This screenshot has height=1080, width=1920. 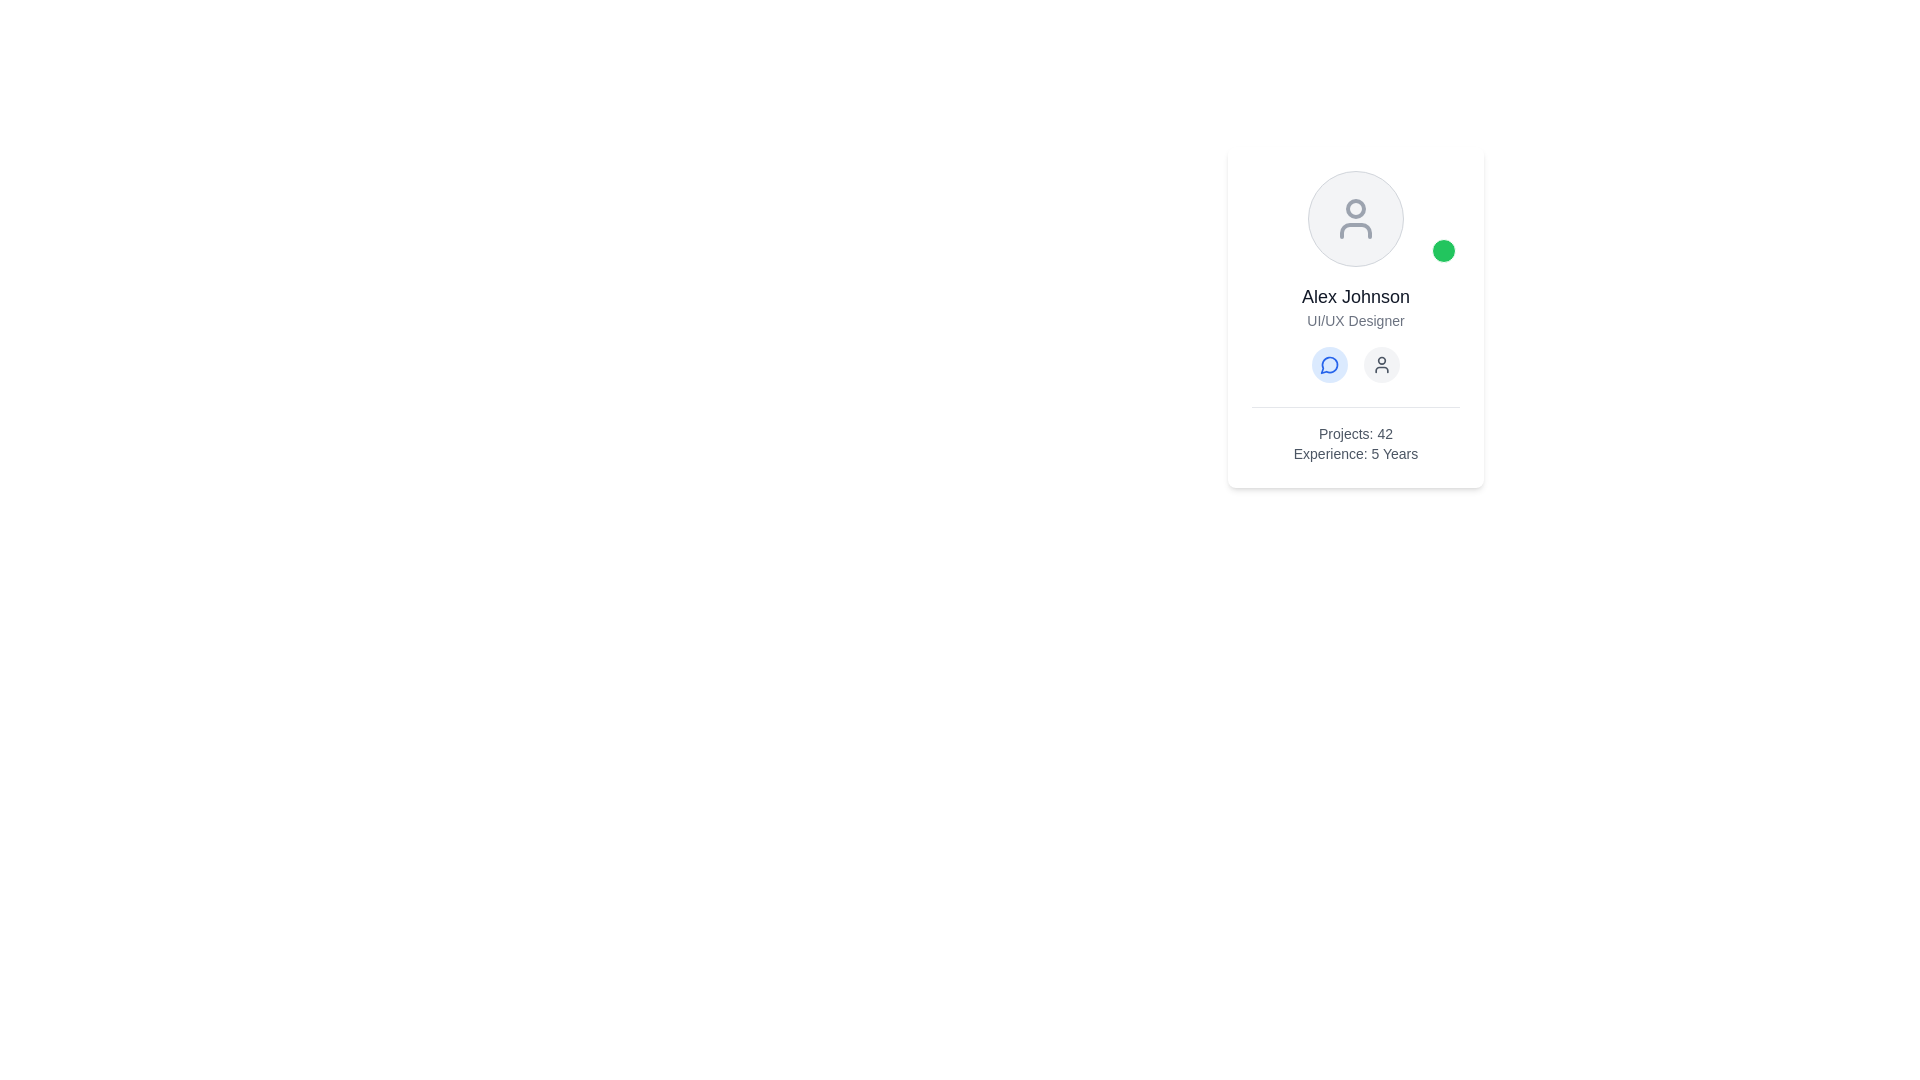 What do you see at coordinates (1356, 230) in the screenshot?
I see `the Decorative icon located within the user profile card, positioned below the circular outline of the avatar icon` at bounding box center [1356, 230].